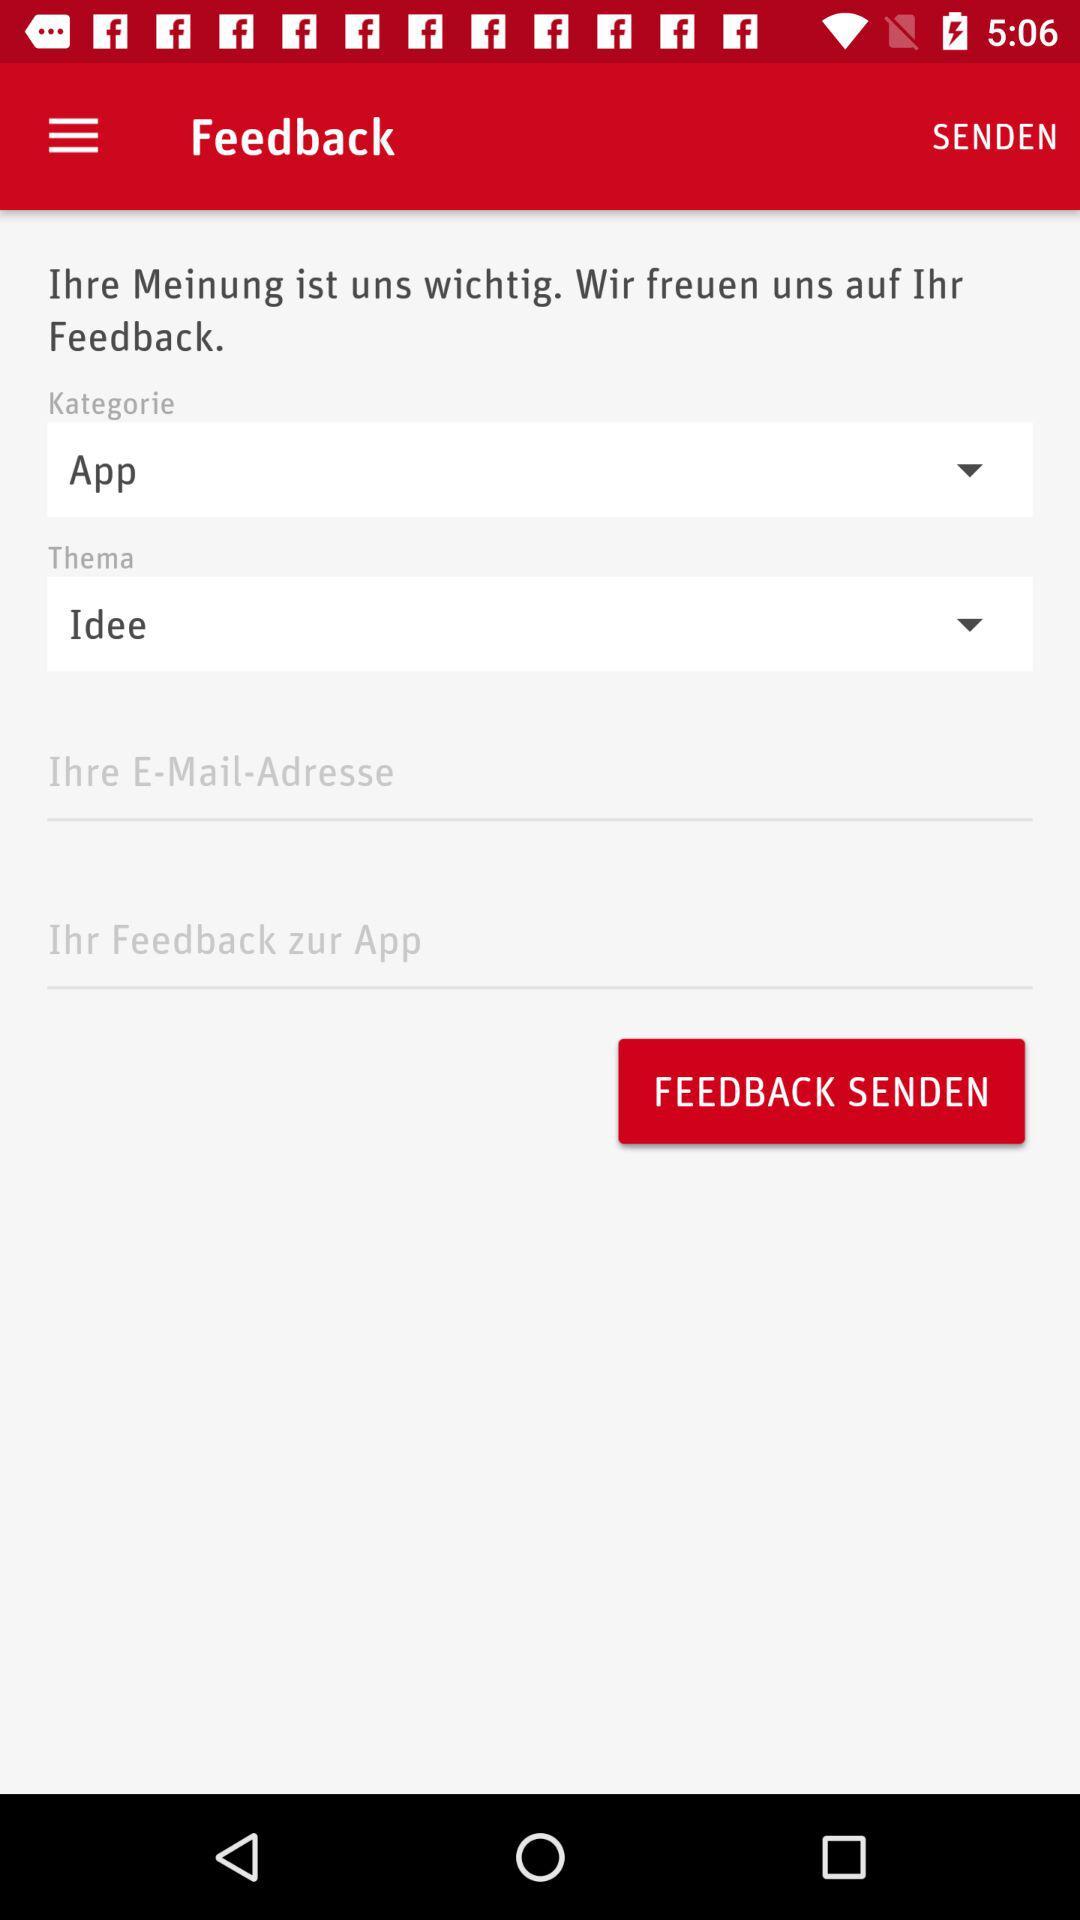 The width and height of the screenshot is (1080, 1920). I want to click on the item on the right, so click(821, 1090).